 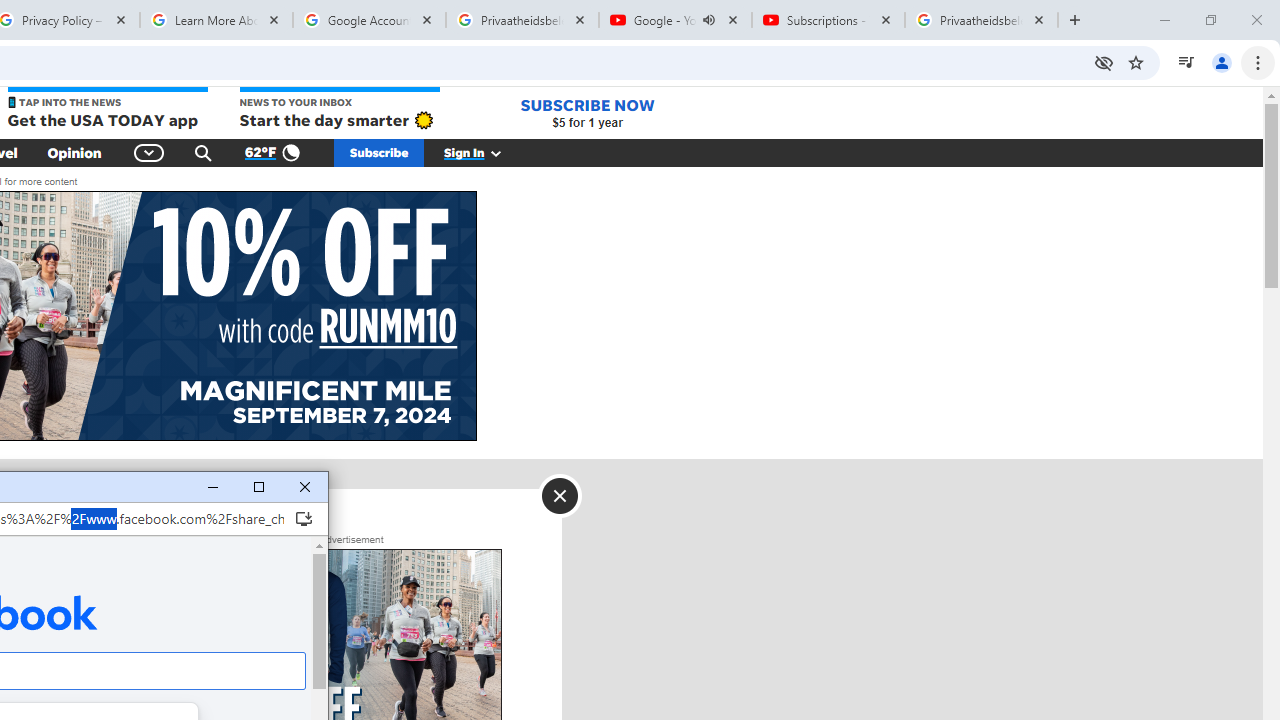 I want to click on 'Maximize', so click(x=257, y=487).